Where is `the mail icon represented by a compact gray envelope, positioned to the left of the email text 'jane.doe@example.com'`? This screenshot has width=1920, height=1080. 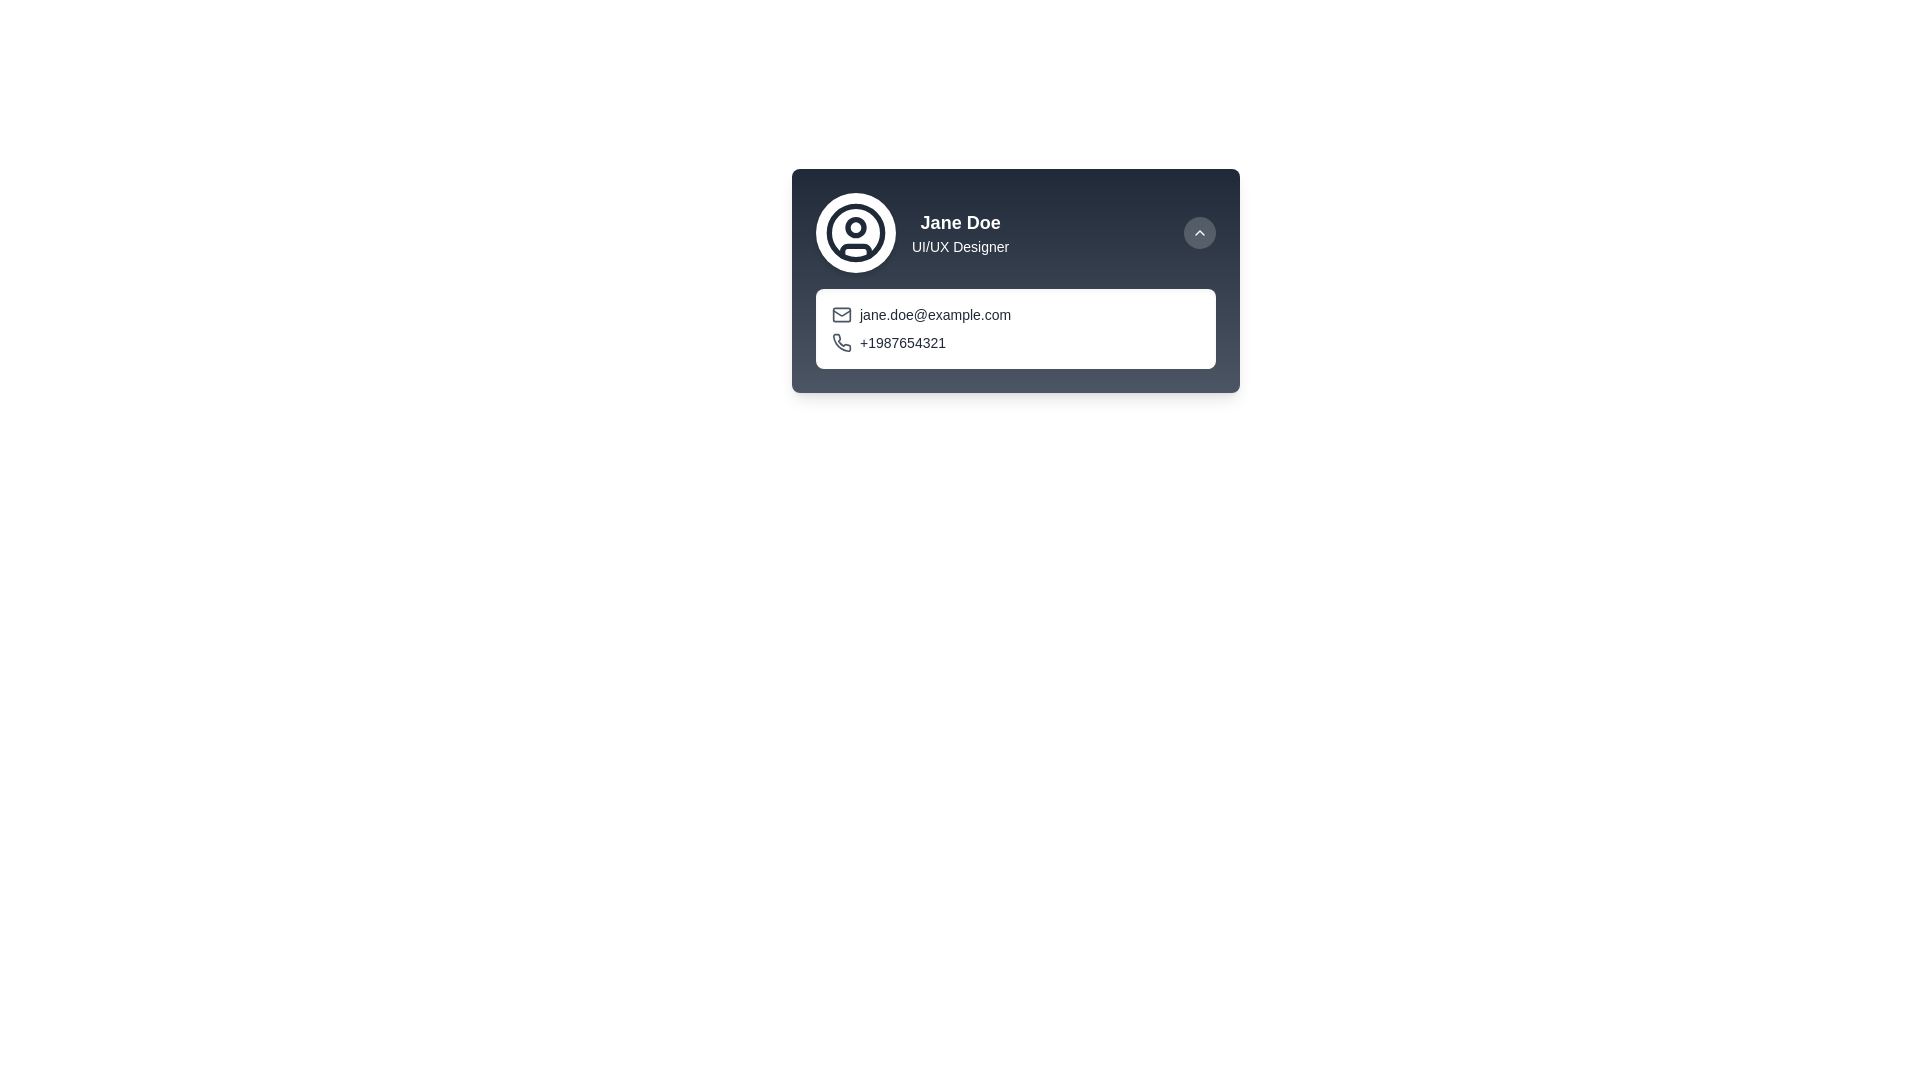 the mail icon represented by a compact gray envelope, positioned to the left of the email text 'jane.doe@example.com' is located at coordinates (841, 315).